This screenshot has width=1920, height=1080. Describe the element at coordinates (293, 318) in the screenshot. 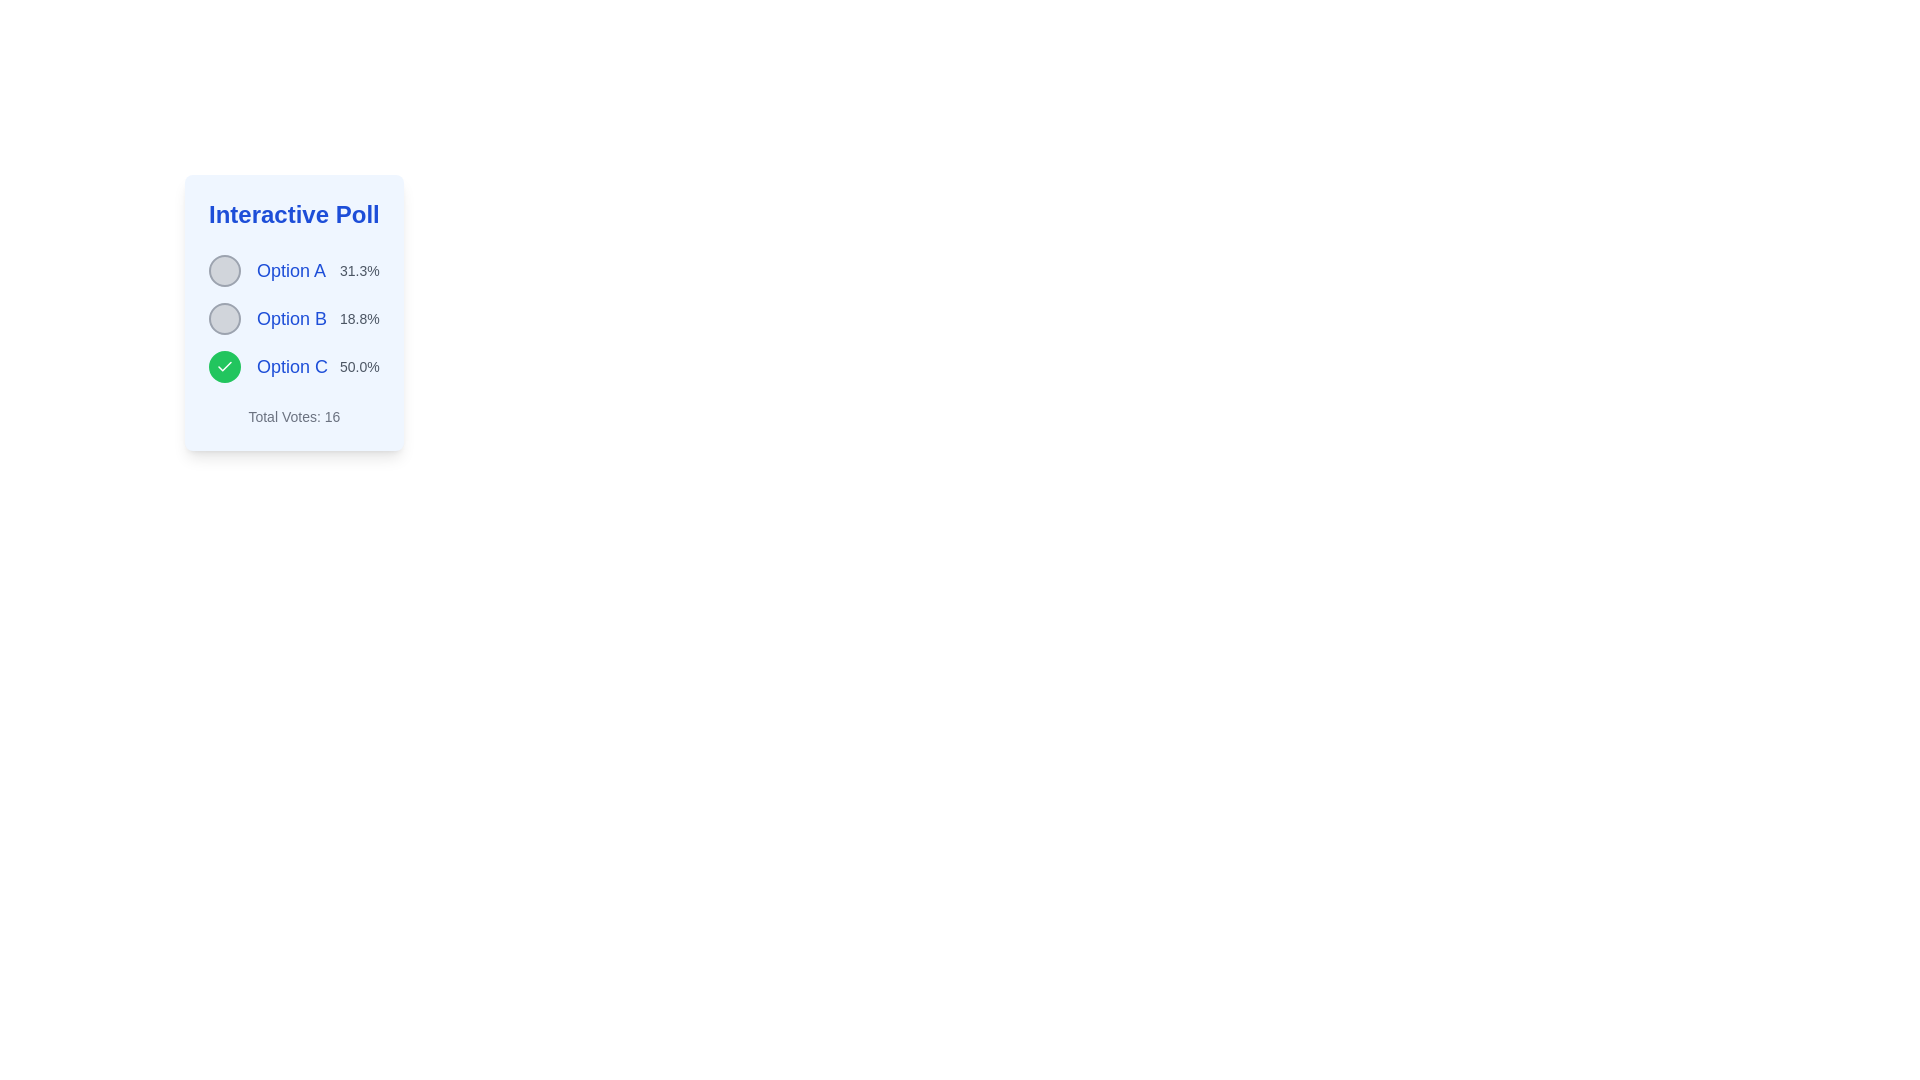

I see `information displayed in the Poll Option Display for 'Option B' which includes the label and percentage value` at that location.